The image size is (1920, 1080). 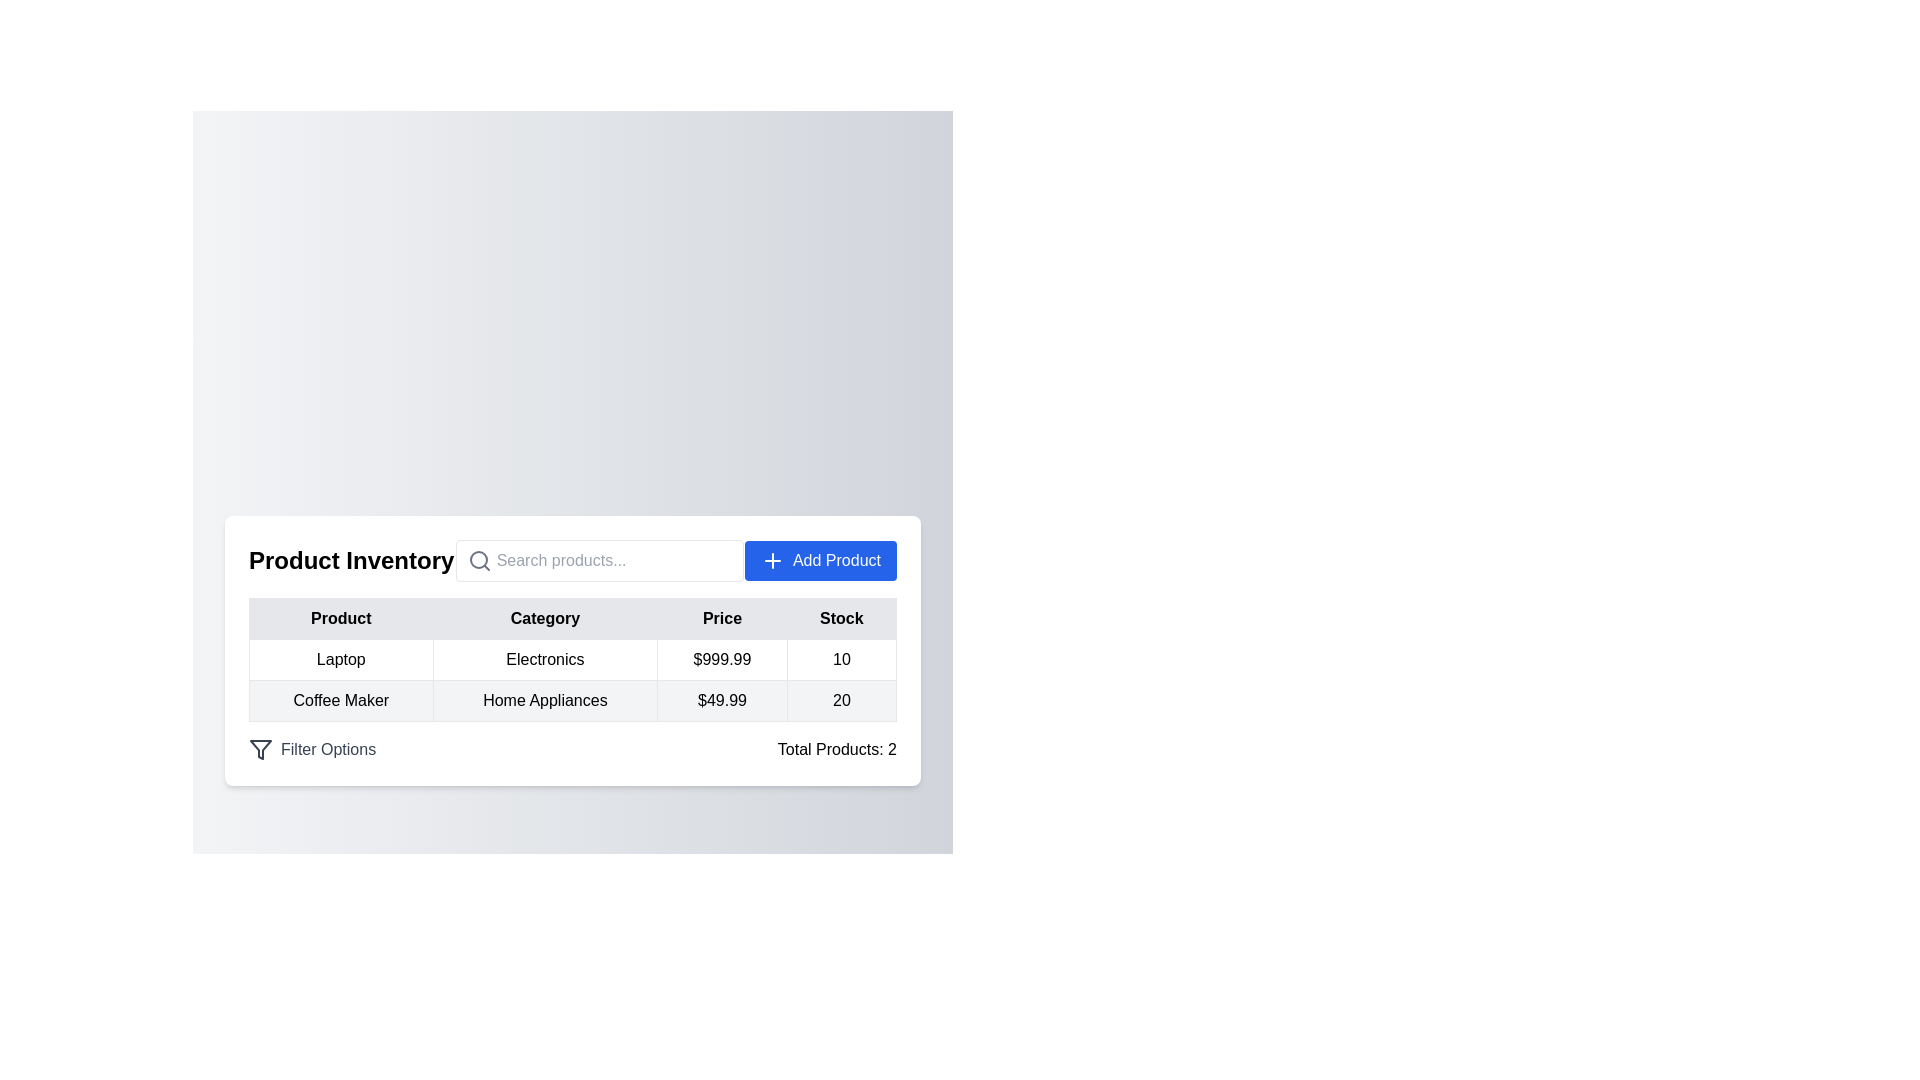 I want to click on the second cell in the second row of the 'Product Inventory' table, so click(x=571, y=651).